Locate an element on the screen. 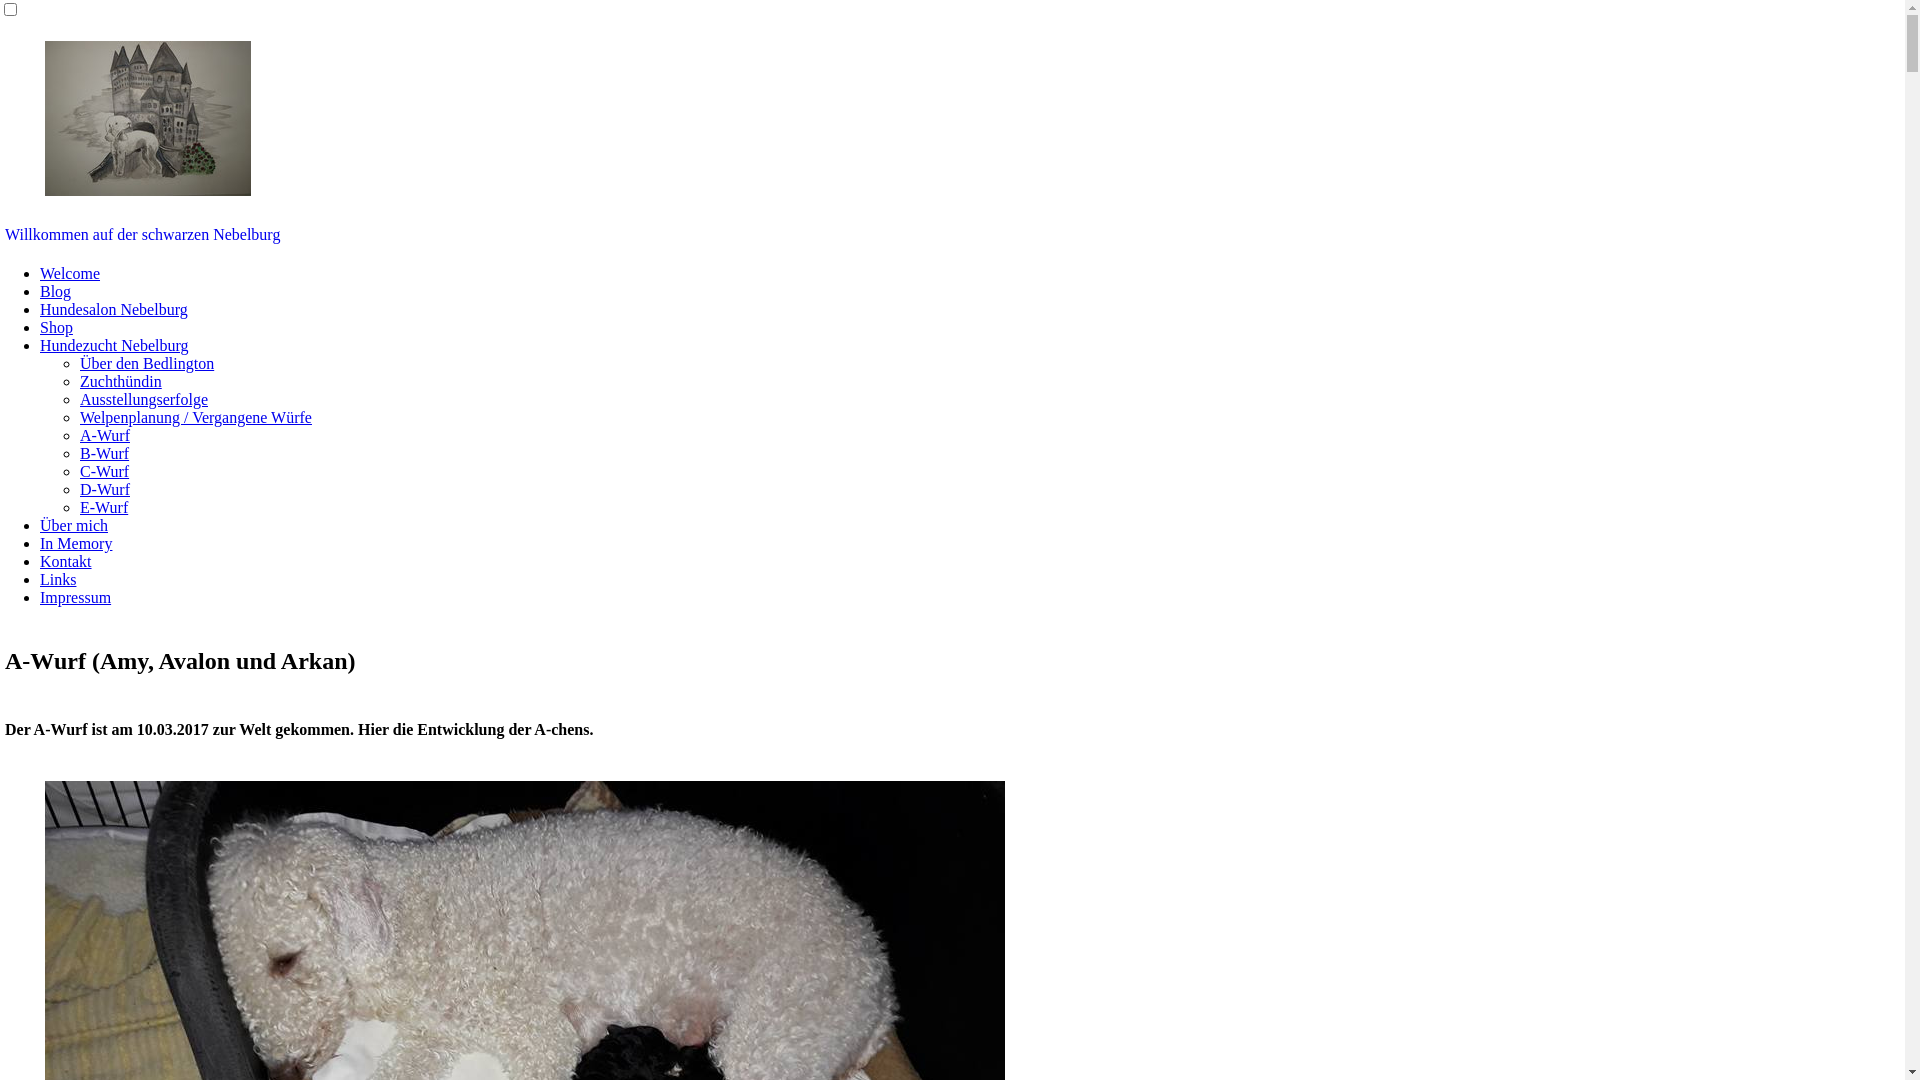 Image resolution: width=1920 pixels, height=1080 pixels. 'A-Wurf' is located at coordinates (104, 434).